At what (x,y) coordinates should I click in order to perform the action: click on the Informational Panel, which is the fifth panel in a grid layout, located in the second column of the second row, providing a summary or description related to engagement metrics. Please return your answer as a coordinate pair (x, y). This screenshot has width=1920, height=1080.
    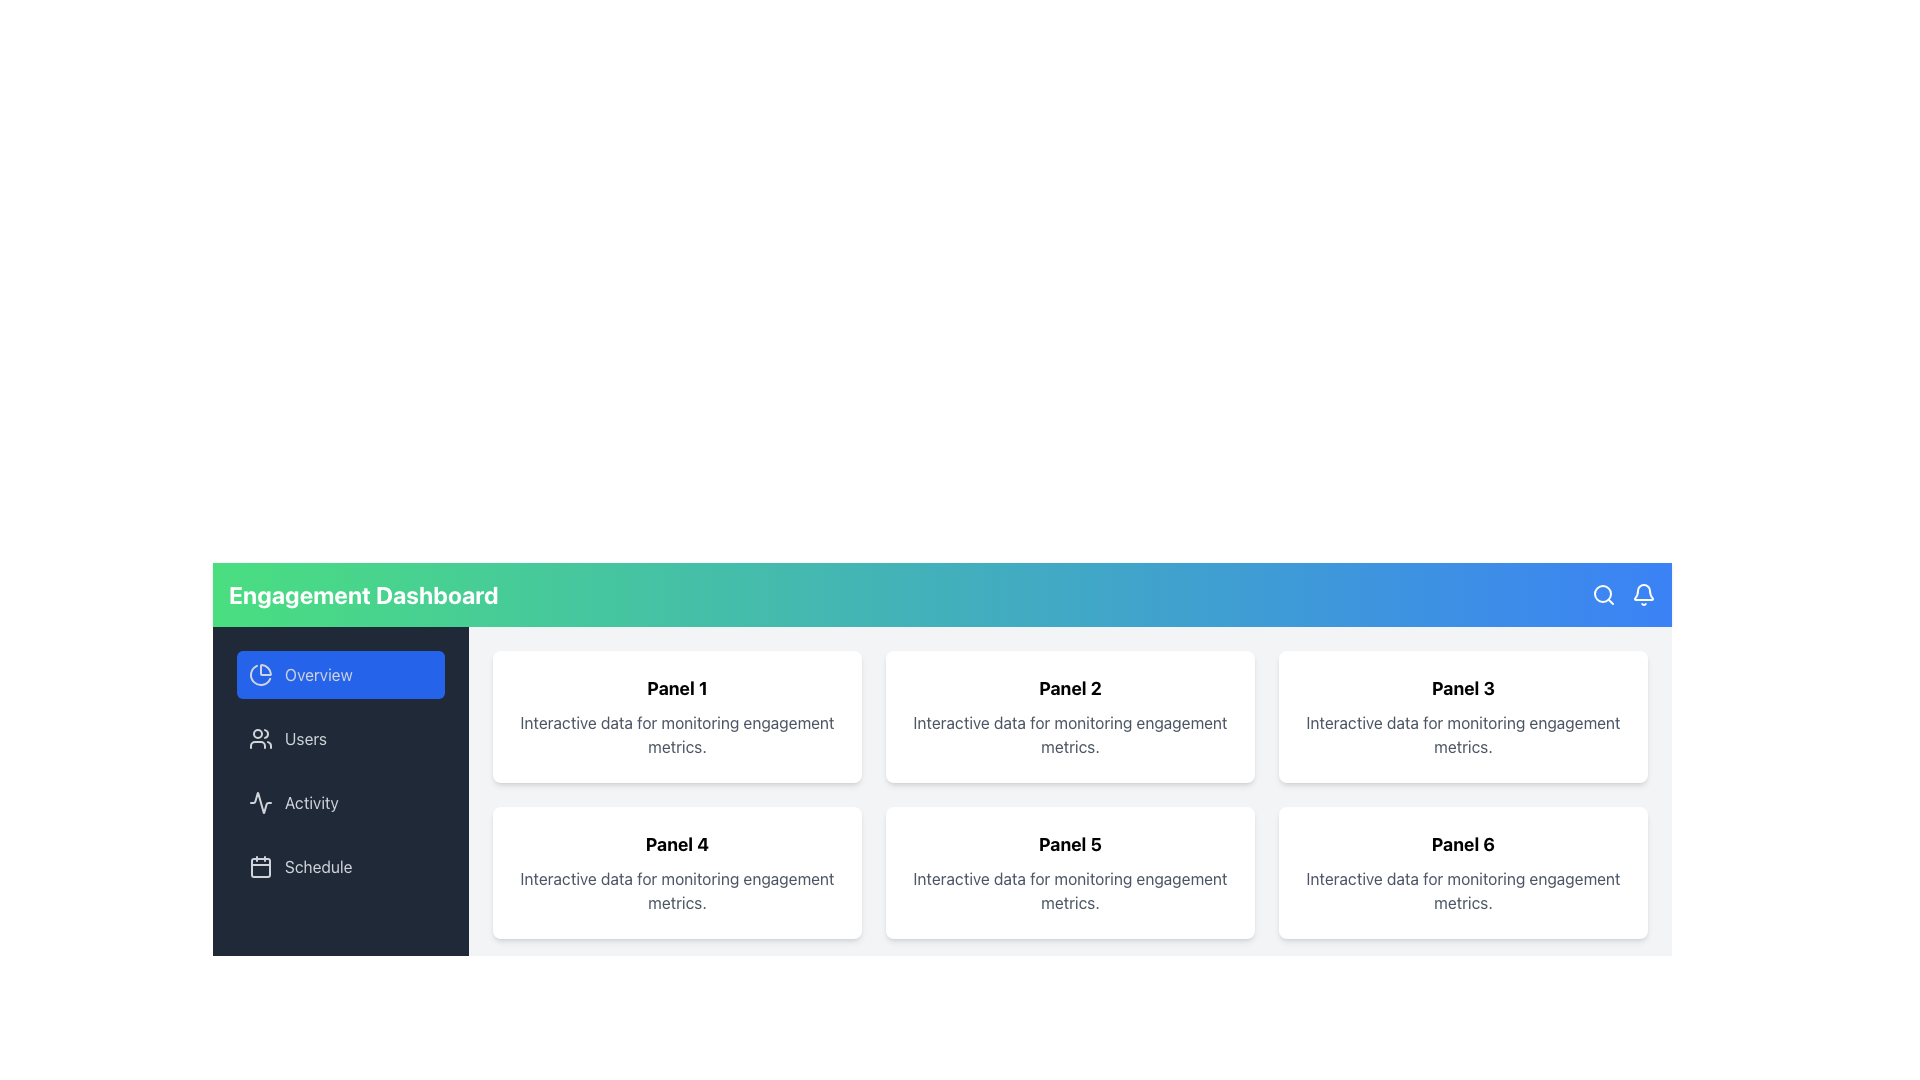
    Looking at the image, I should click on (1069, 871).